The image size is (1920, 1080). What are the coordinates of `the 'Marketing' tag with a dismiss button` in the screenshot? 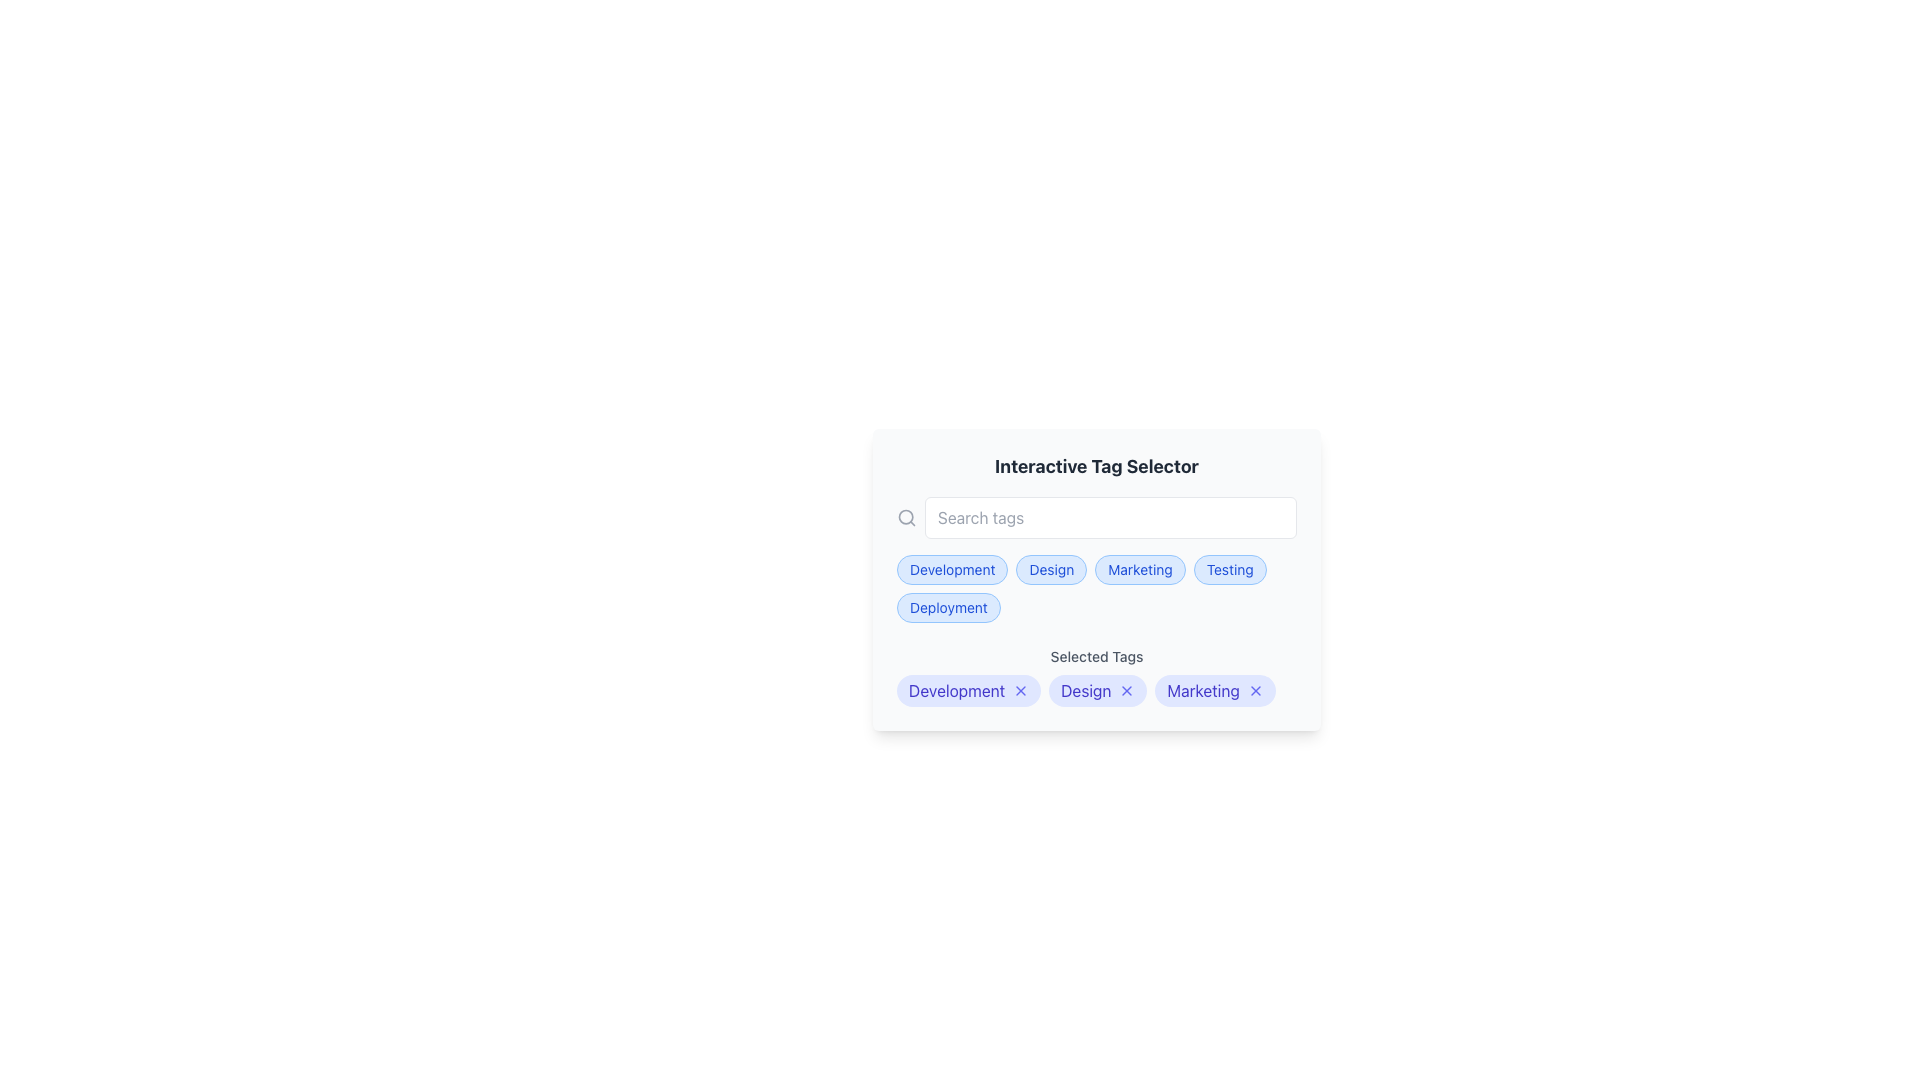 It's located at (1214, 689).